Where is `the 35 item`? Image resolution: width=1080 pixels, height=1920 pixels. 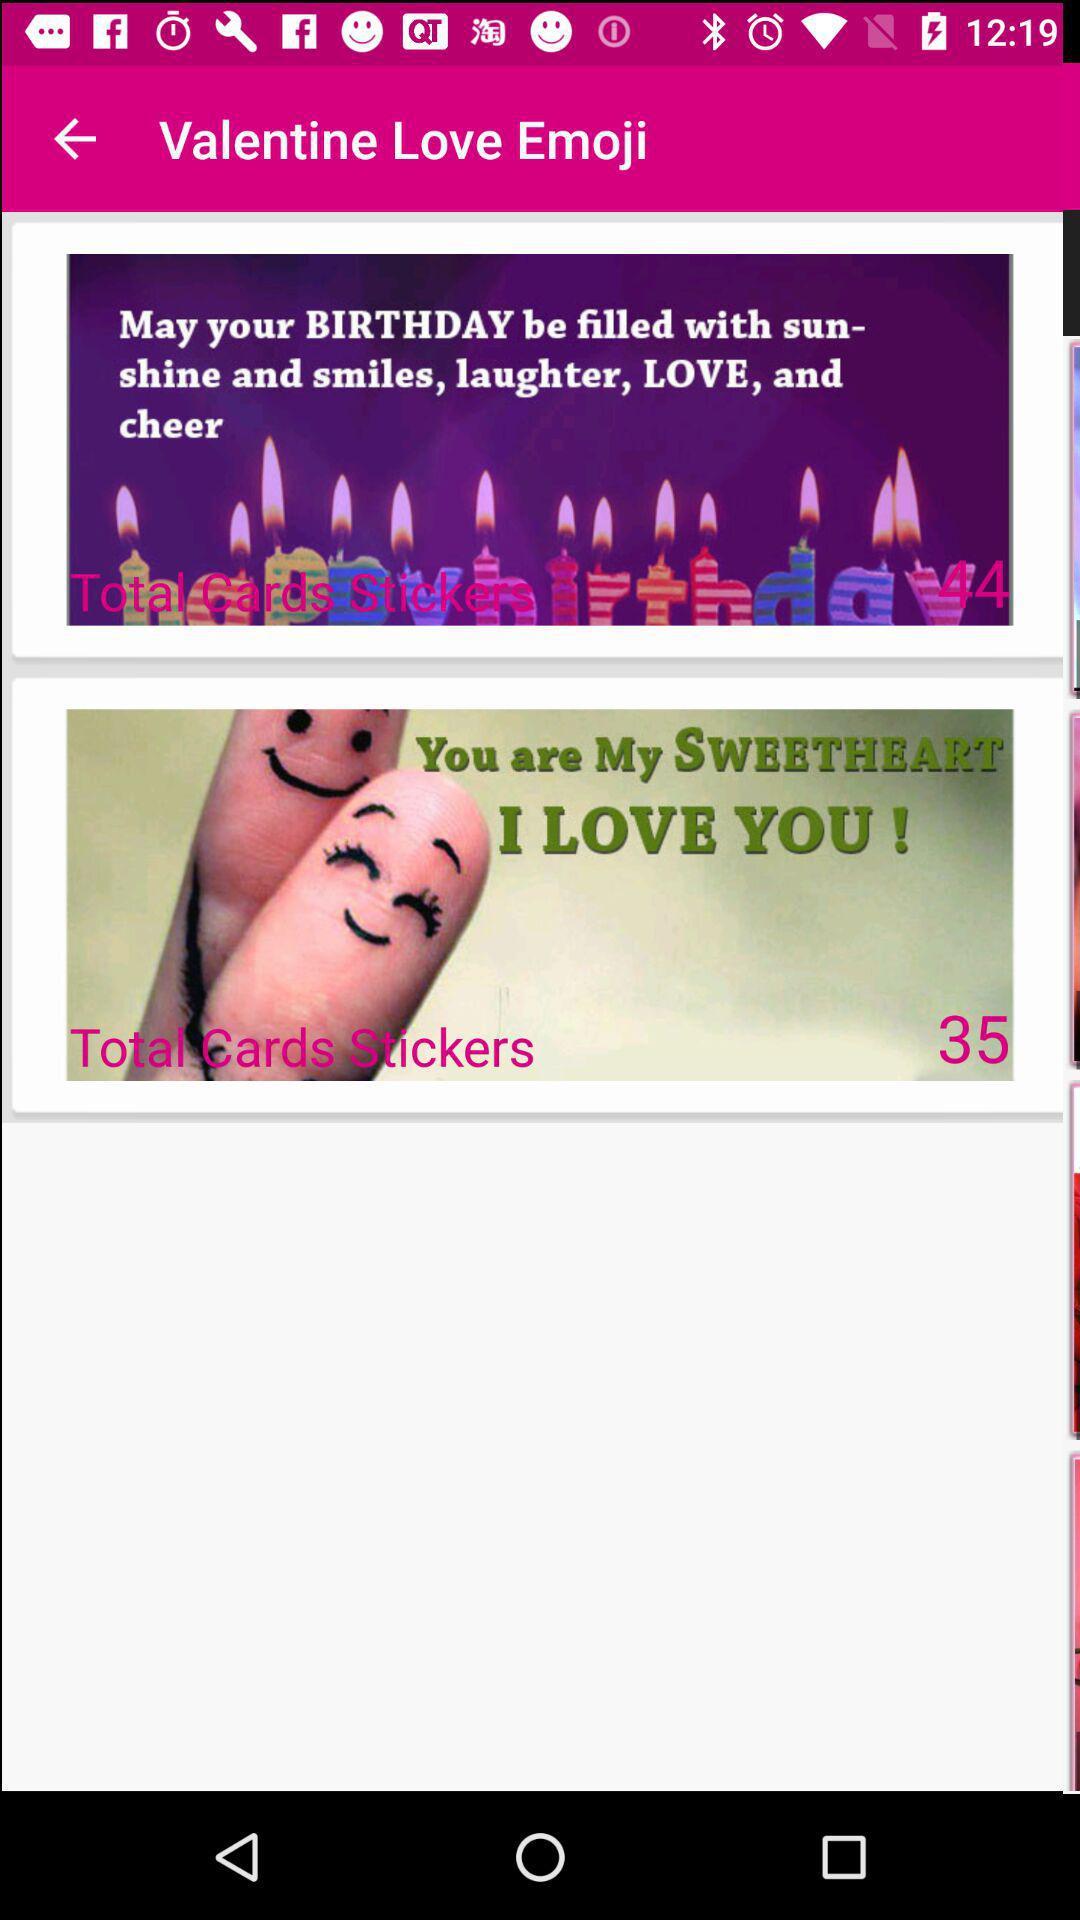
the 35 item is located at coordinates (974, 1037).